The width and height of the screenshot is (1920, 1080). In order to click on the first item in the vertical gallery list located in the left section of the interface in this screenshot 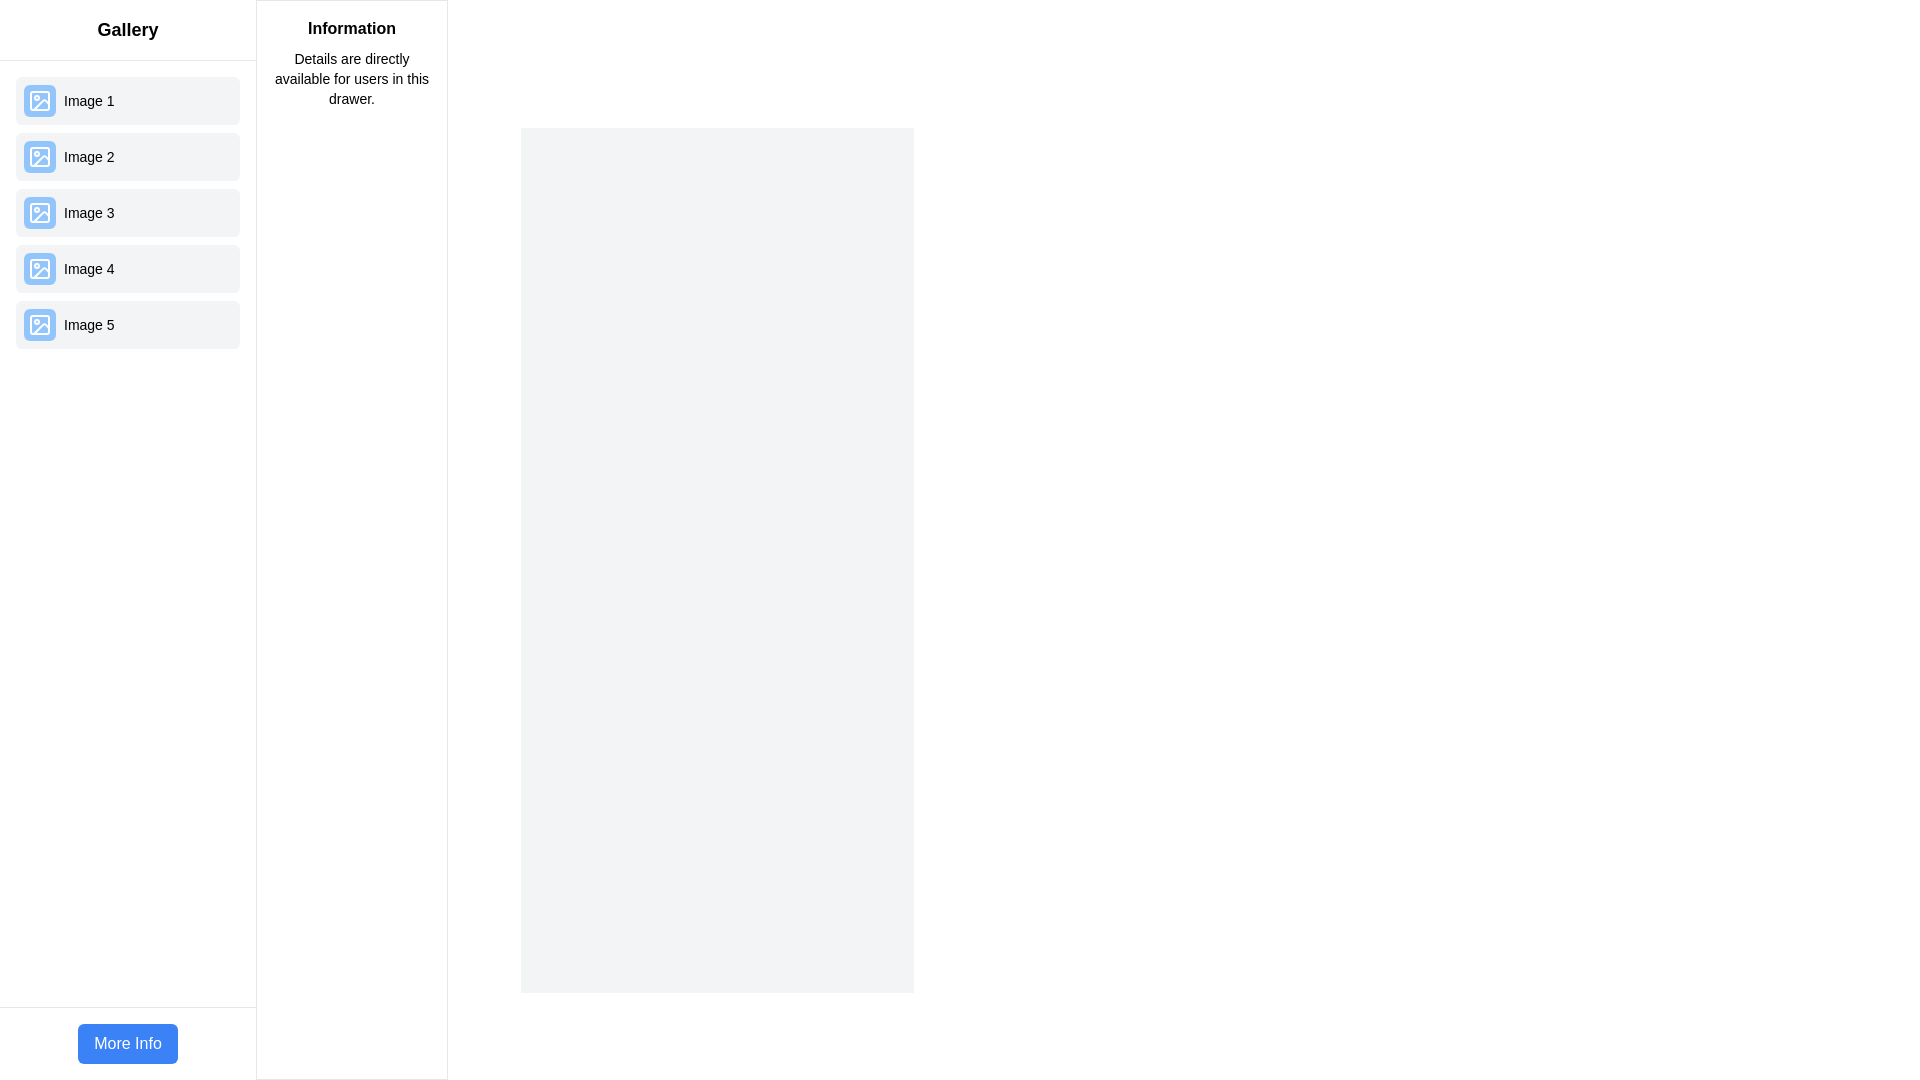, I will do `click(127, 100)`.